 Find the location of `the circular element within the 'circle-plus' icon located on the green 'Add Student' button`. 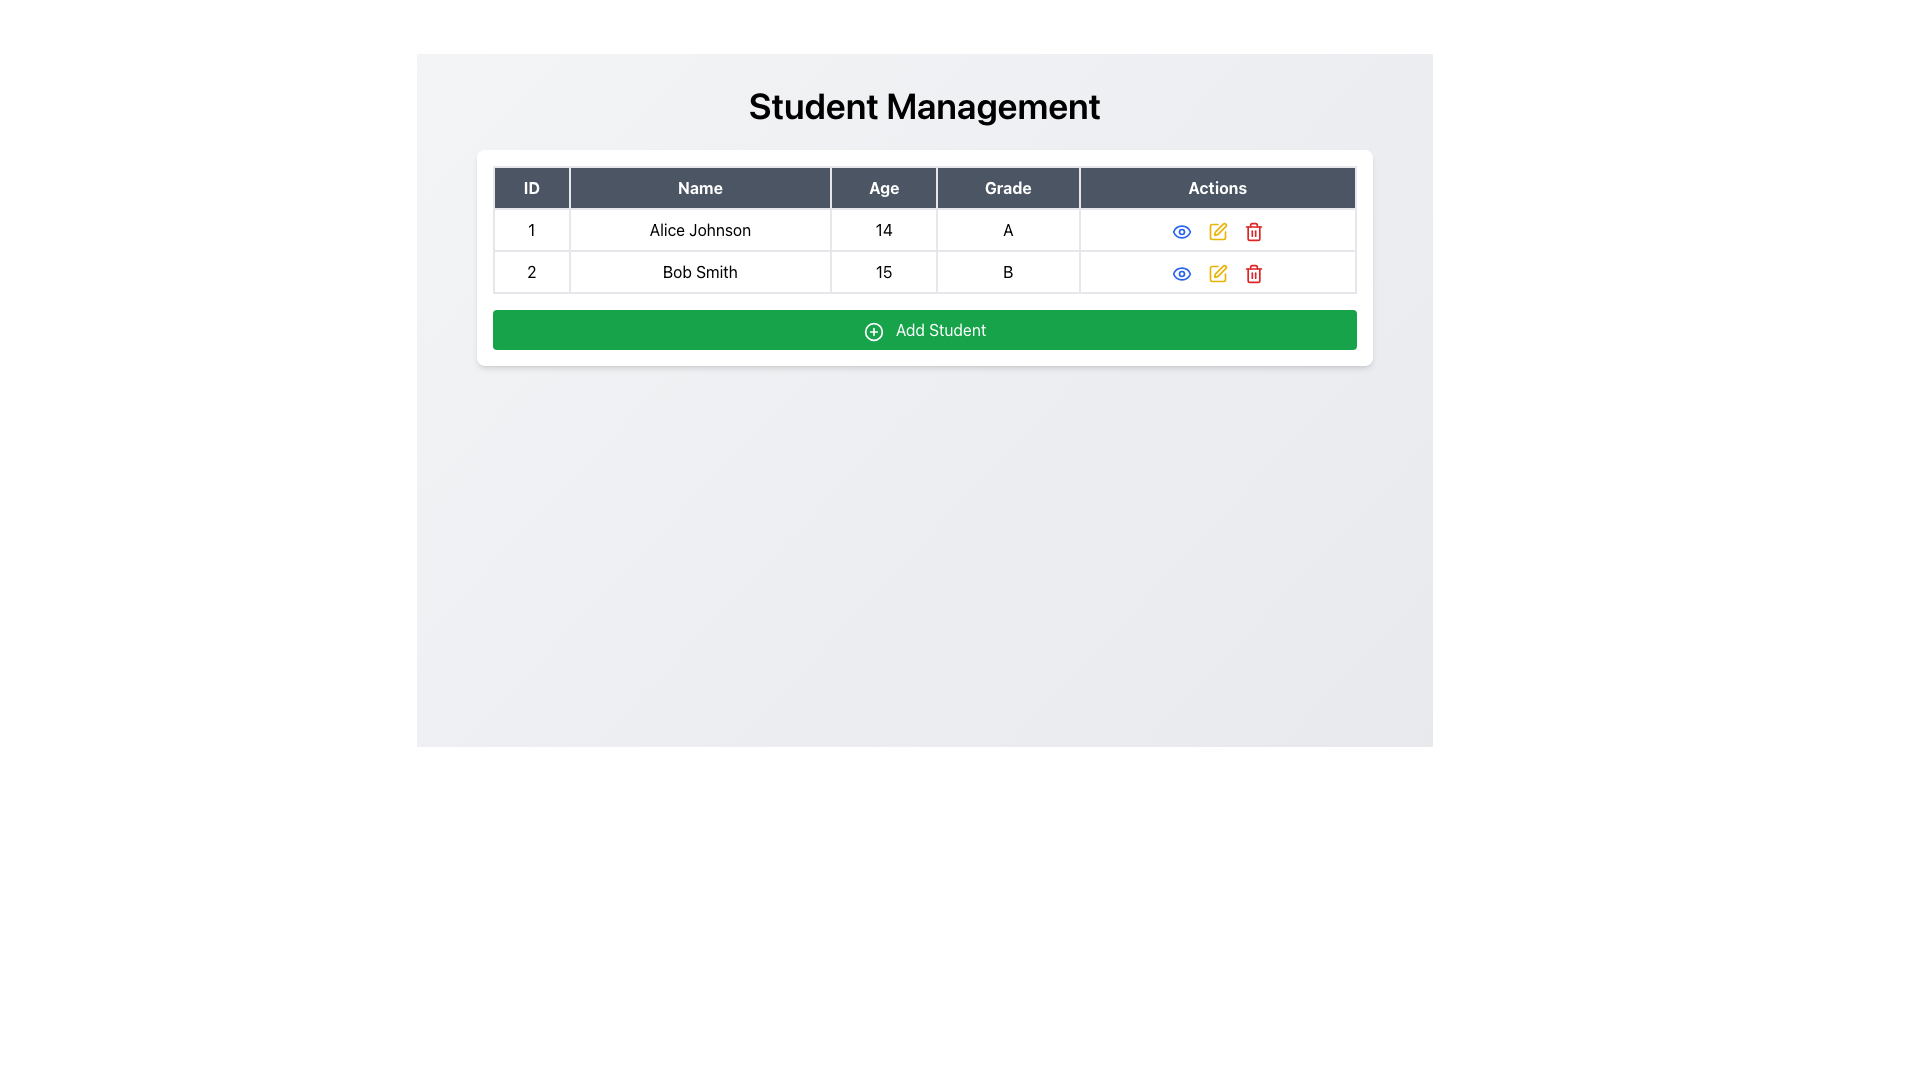

the circular element within the 'circle-plus' icon located on the green 'Add Student' button is located at coordinates (873, 330).